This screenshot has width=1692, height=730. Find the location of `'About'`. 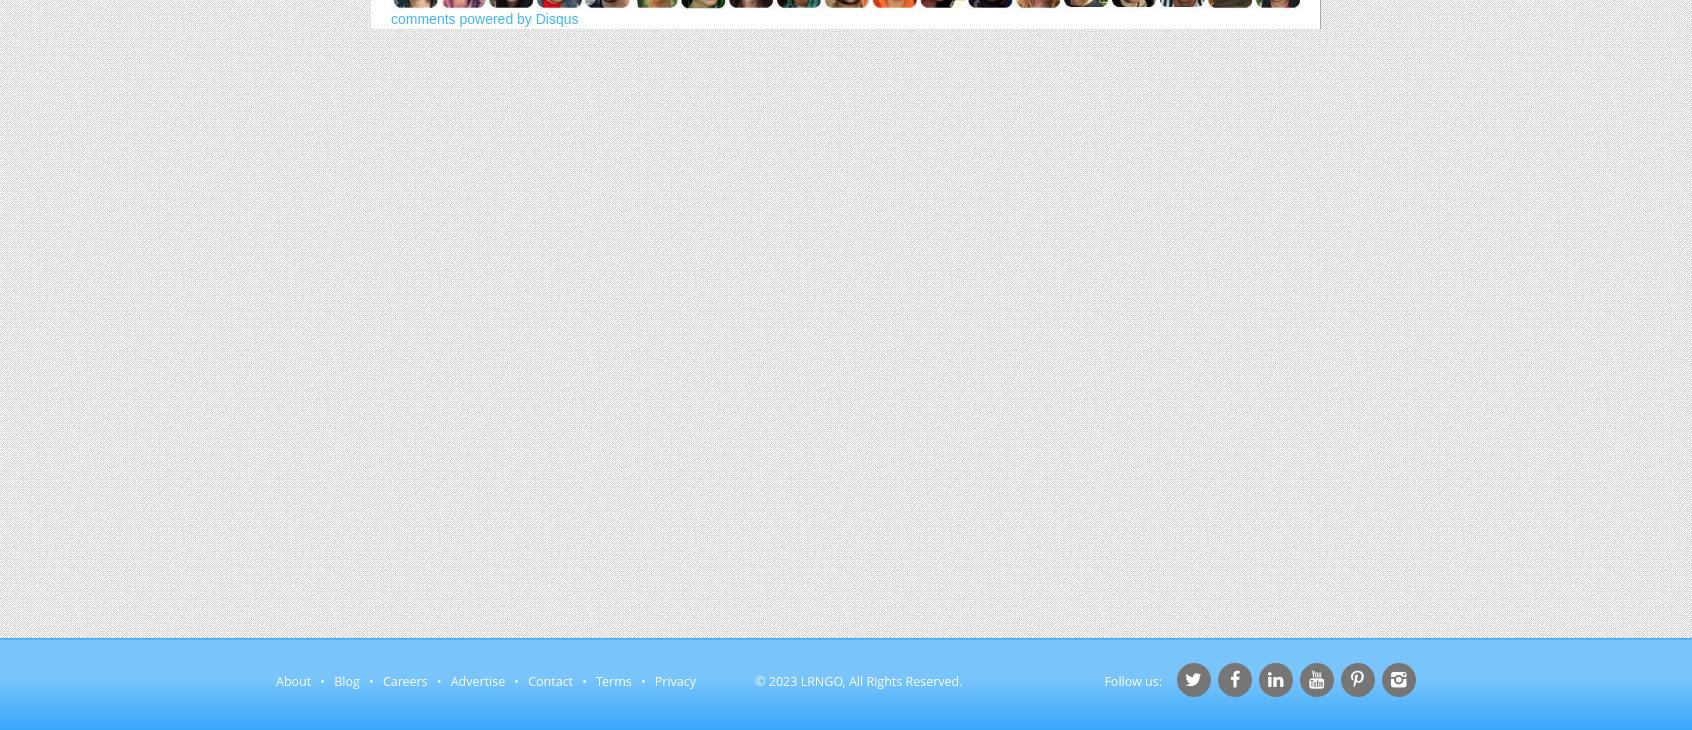

'About' is located at coordinates (292, 681).